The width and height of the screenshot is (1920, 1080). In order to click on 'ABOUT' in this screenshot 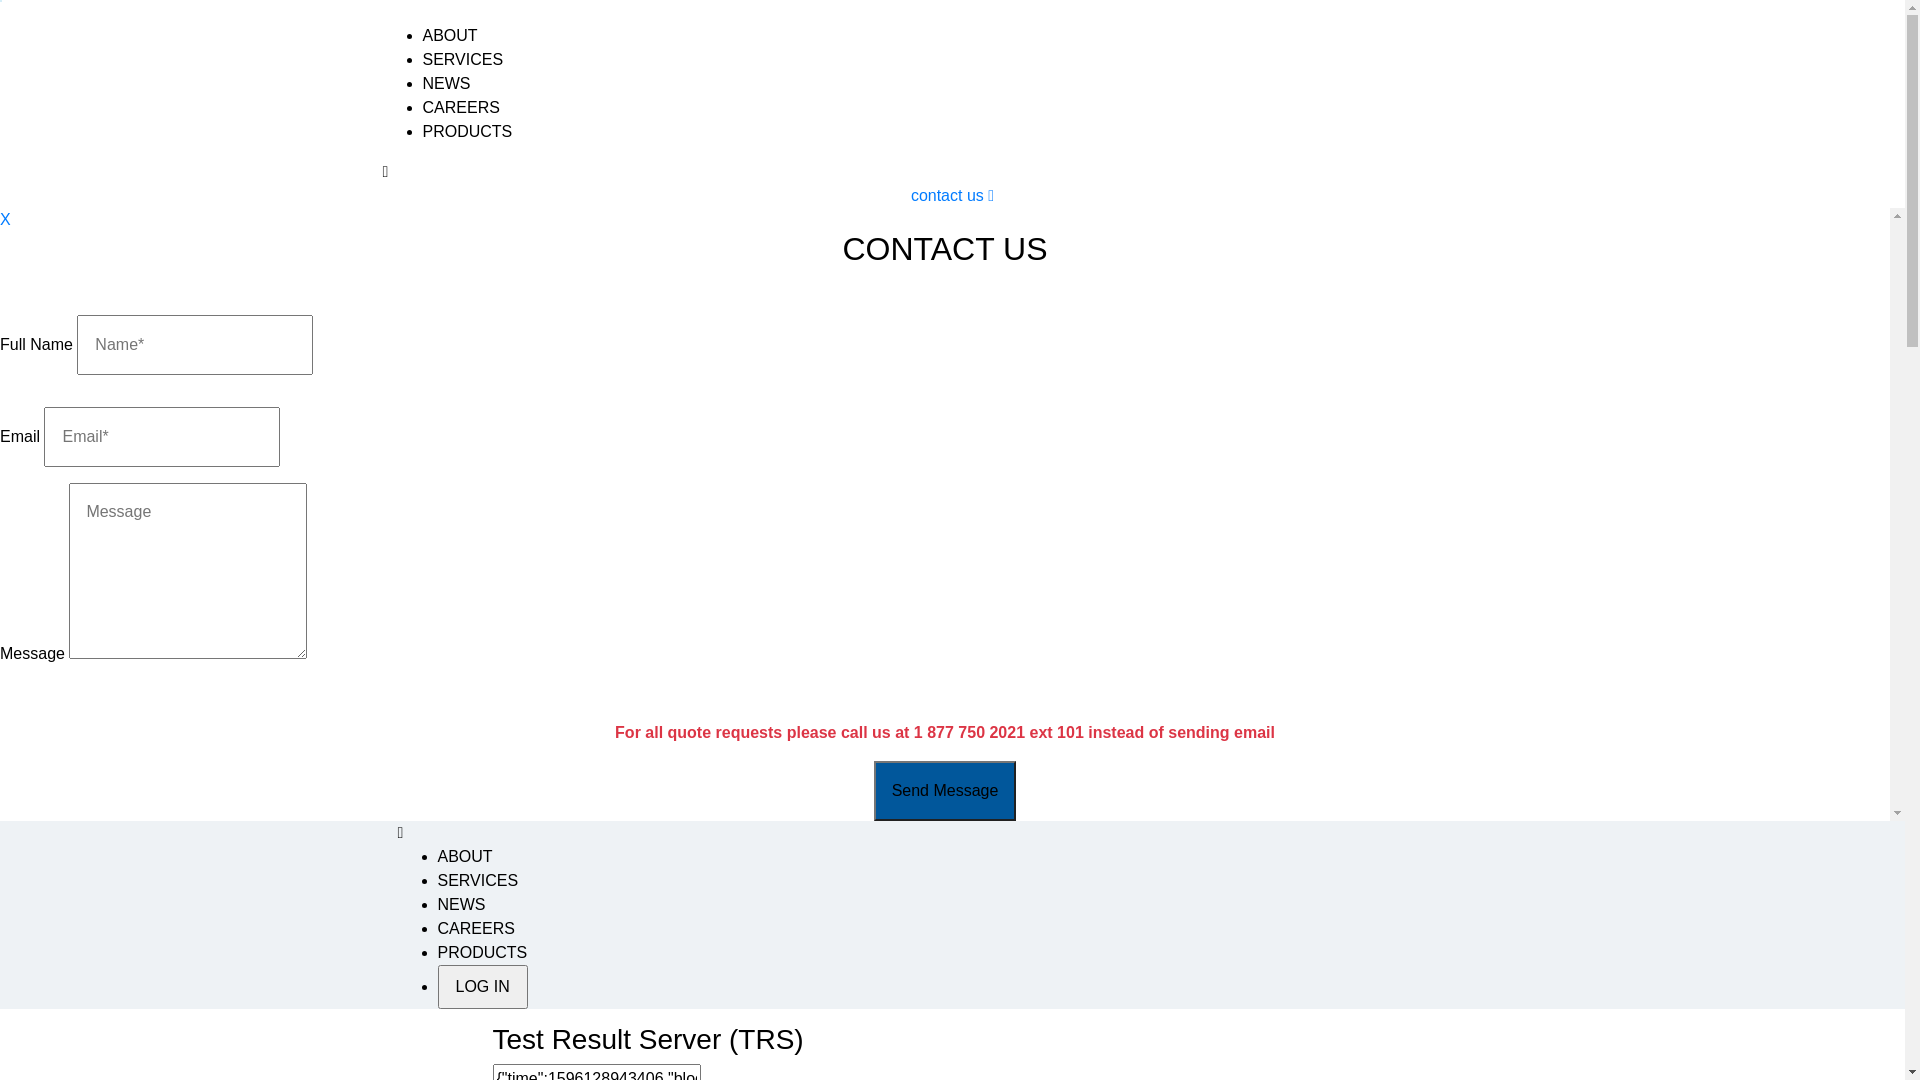, I will do `click(464, 855)`.